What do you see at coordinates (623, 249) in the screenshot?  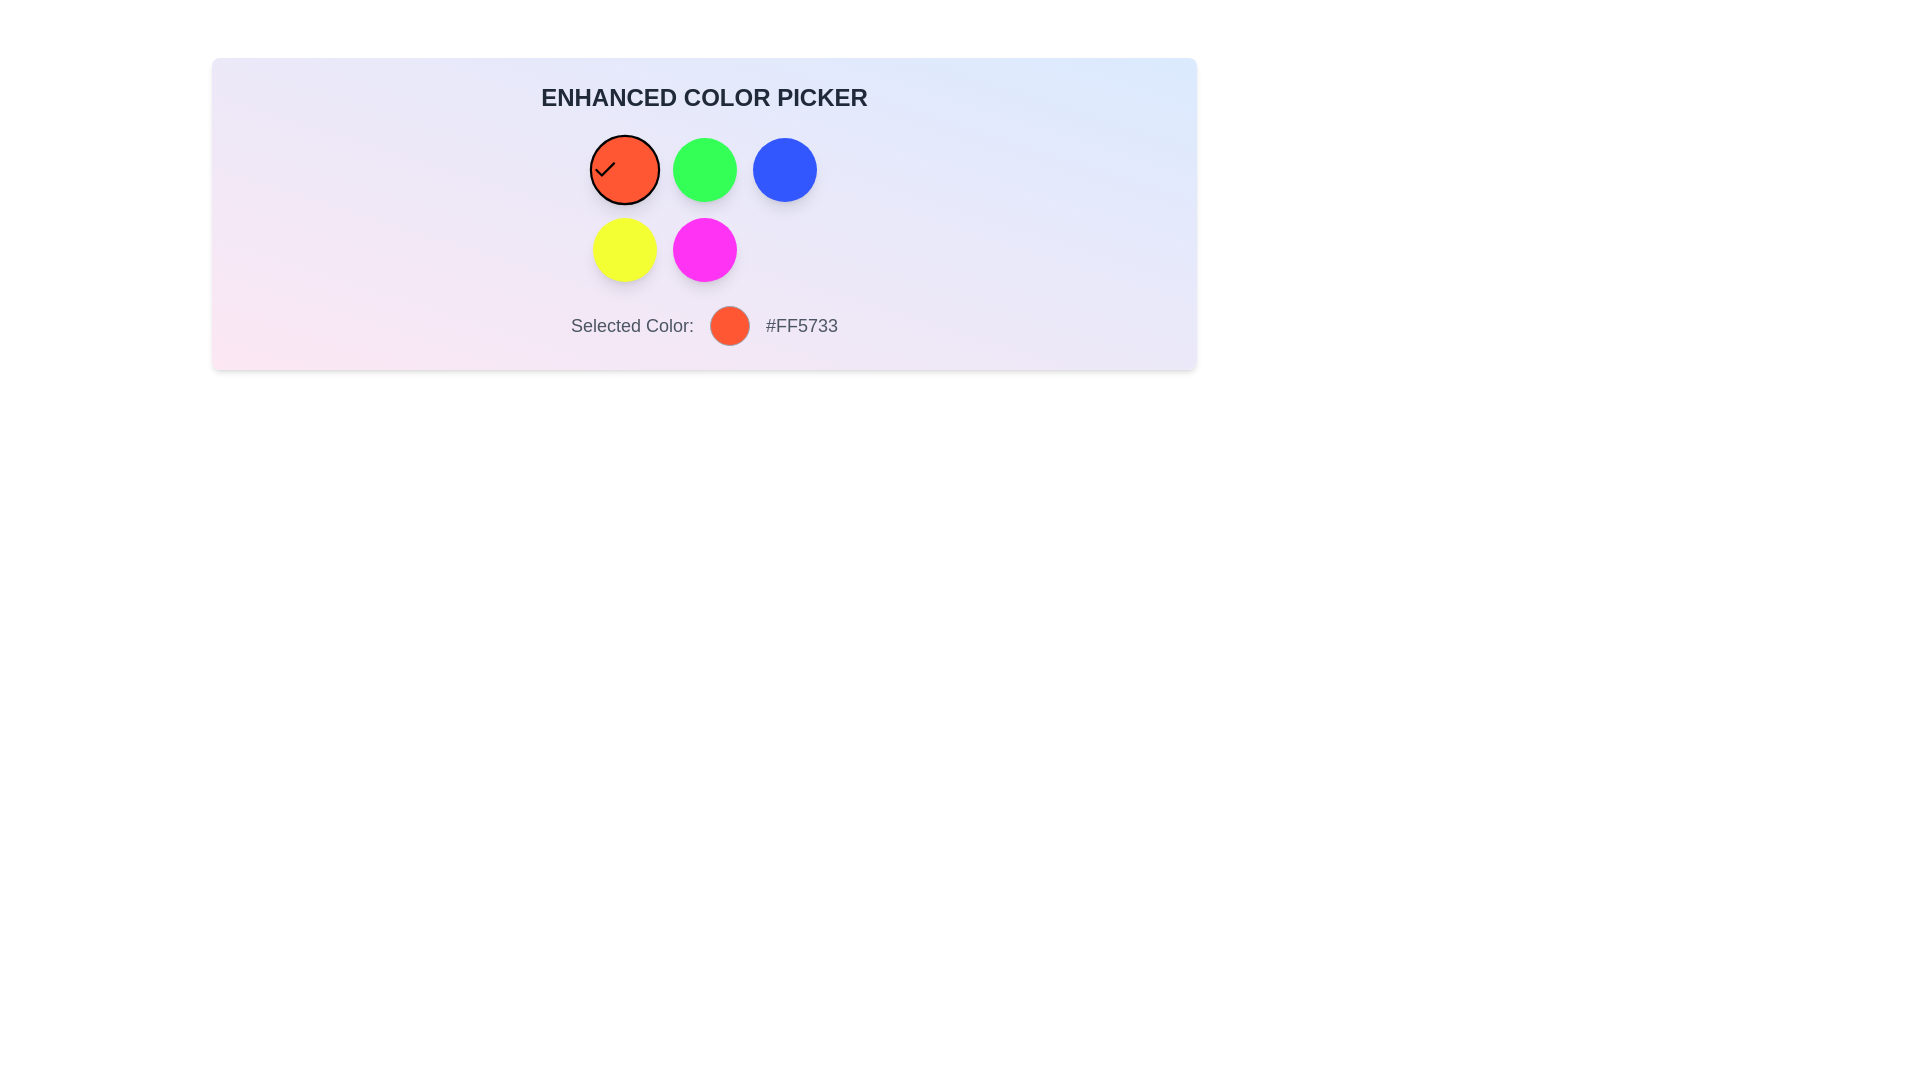 I see `the bright yellow color selection button, which is the fifth item in a grid layout of circular buttons located in the second row and first column` at bounding box center [623, 249].